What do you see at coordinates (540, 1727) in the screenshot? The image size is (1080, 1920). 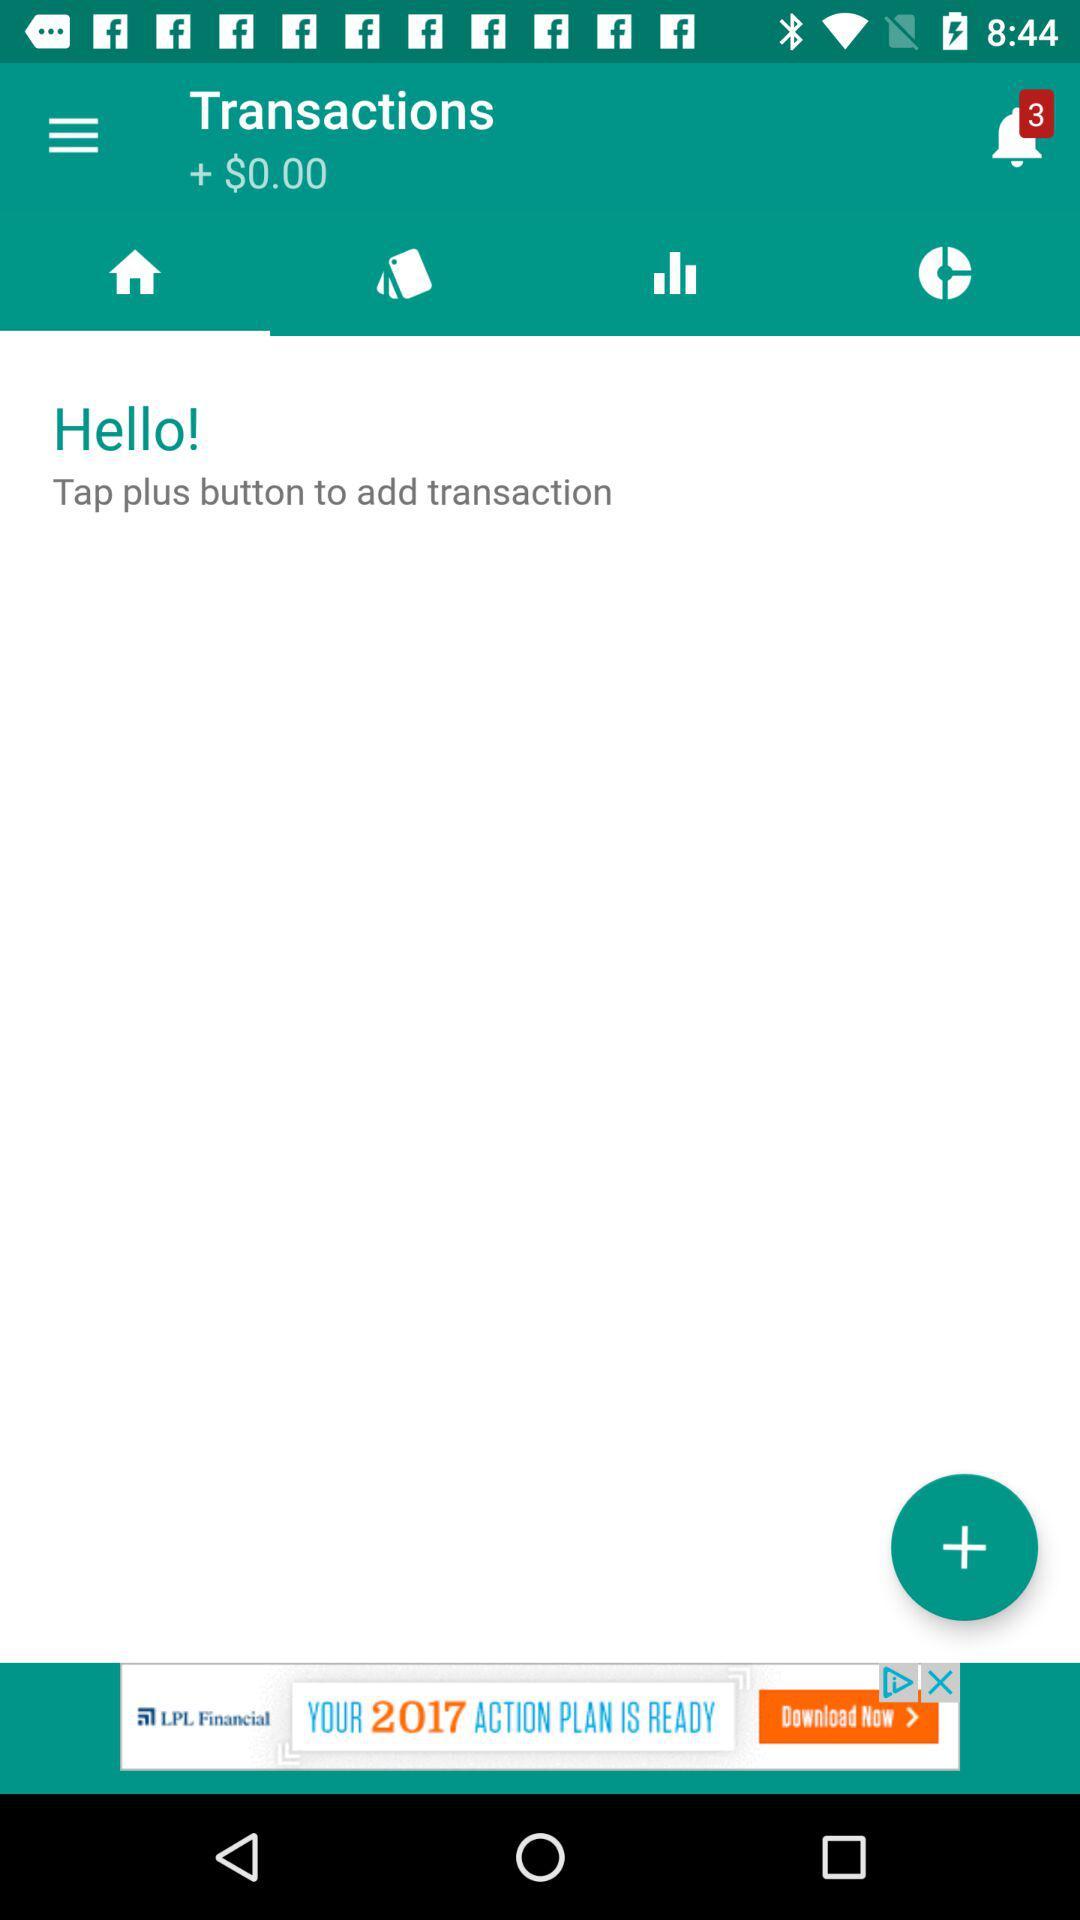 I see `remove add` at bounding box center [540, 1727].